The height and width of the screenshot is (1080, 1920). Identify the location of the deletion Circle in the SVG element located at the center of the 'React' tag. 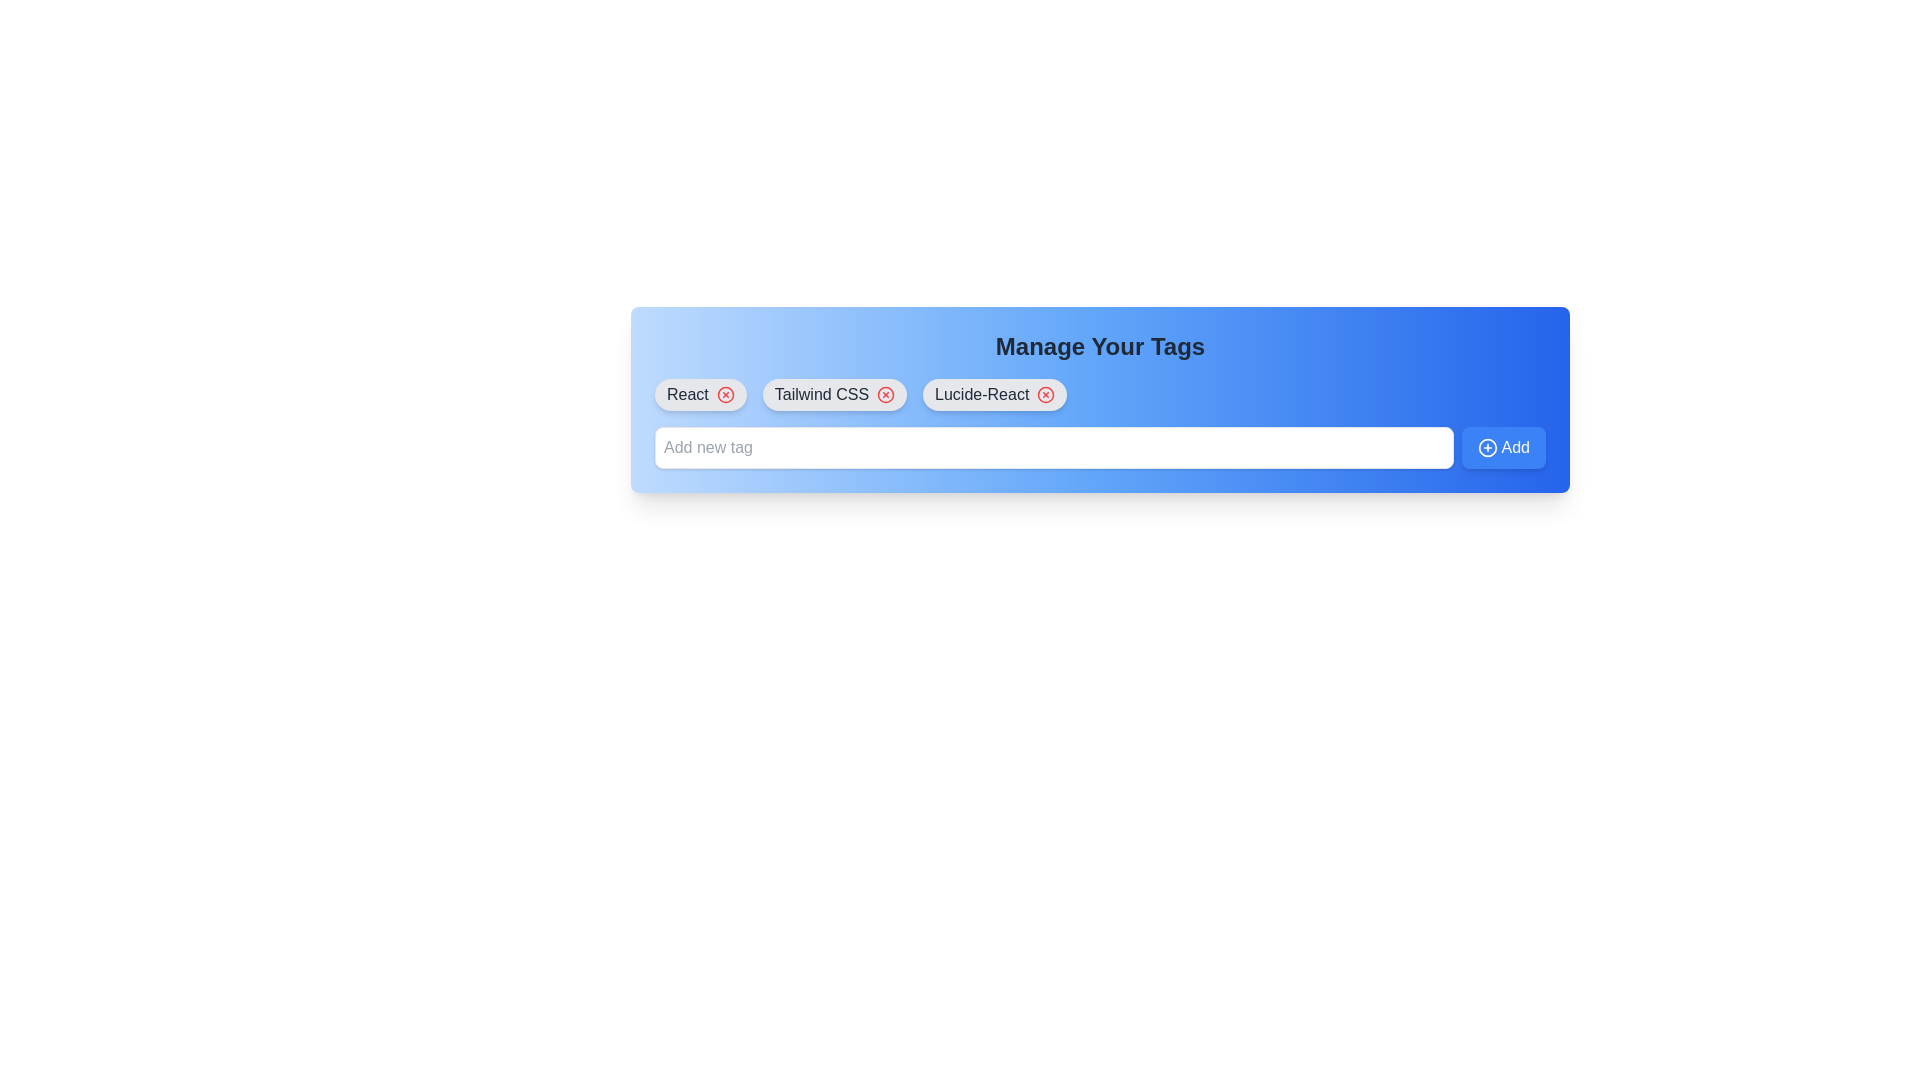
(724, 394).